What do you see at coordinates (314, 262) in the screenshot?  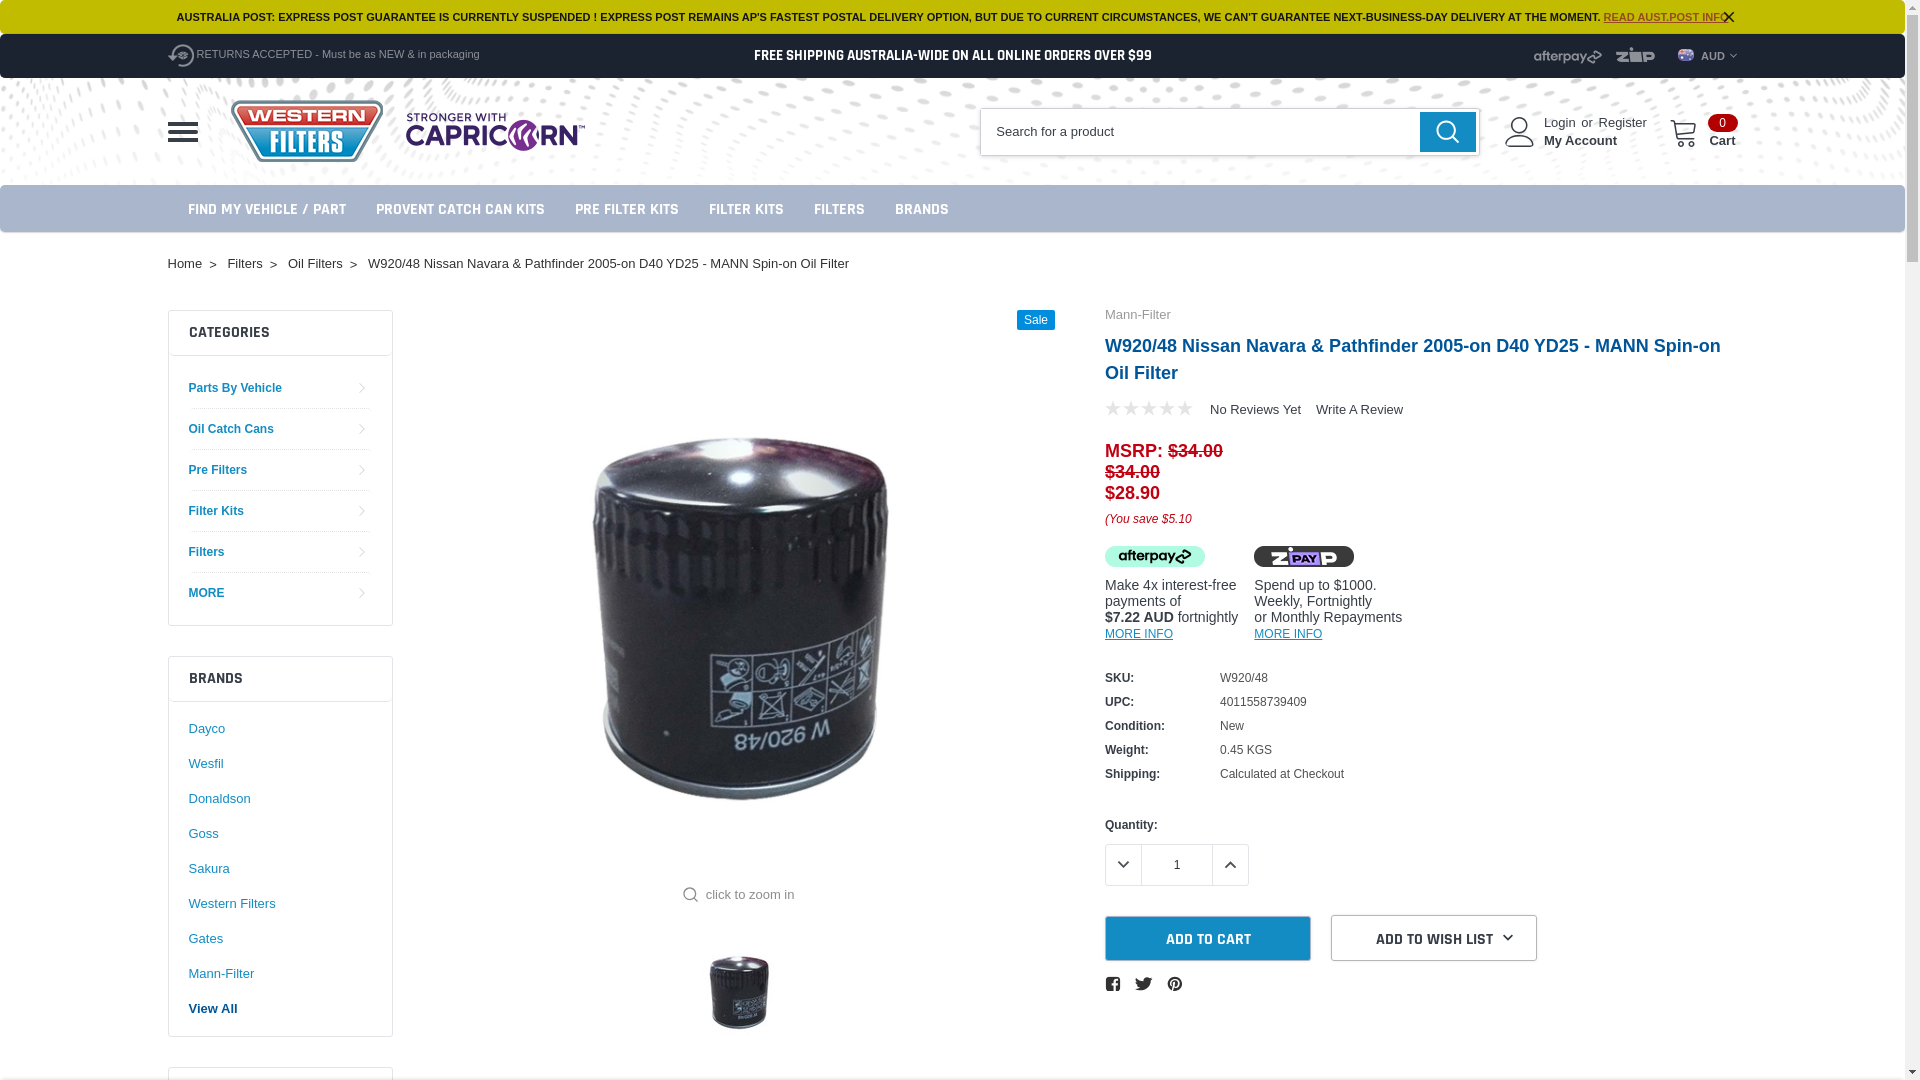 I see `'Oil Filters'` at bounding box center [314, 262].